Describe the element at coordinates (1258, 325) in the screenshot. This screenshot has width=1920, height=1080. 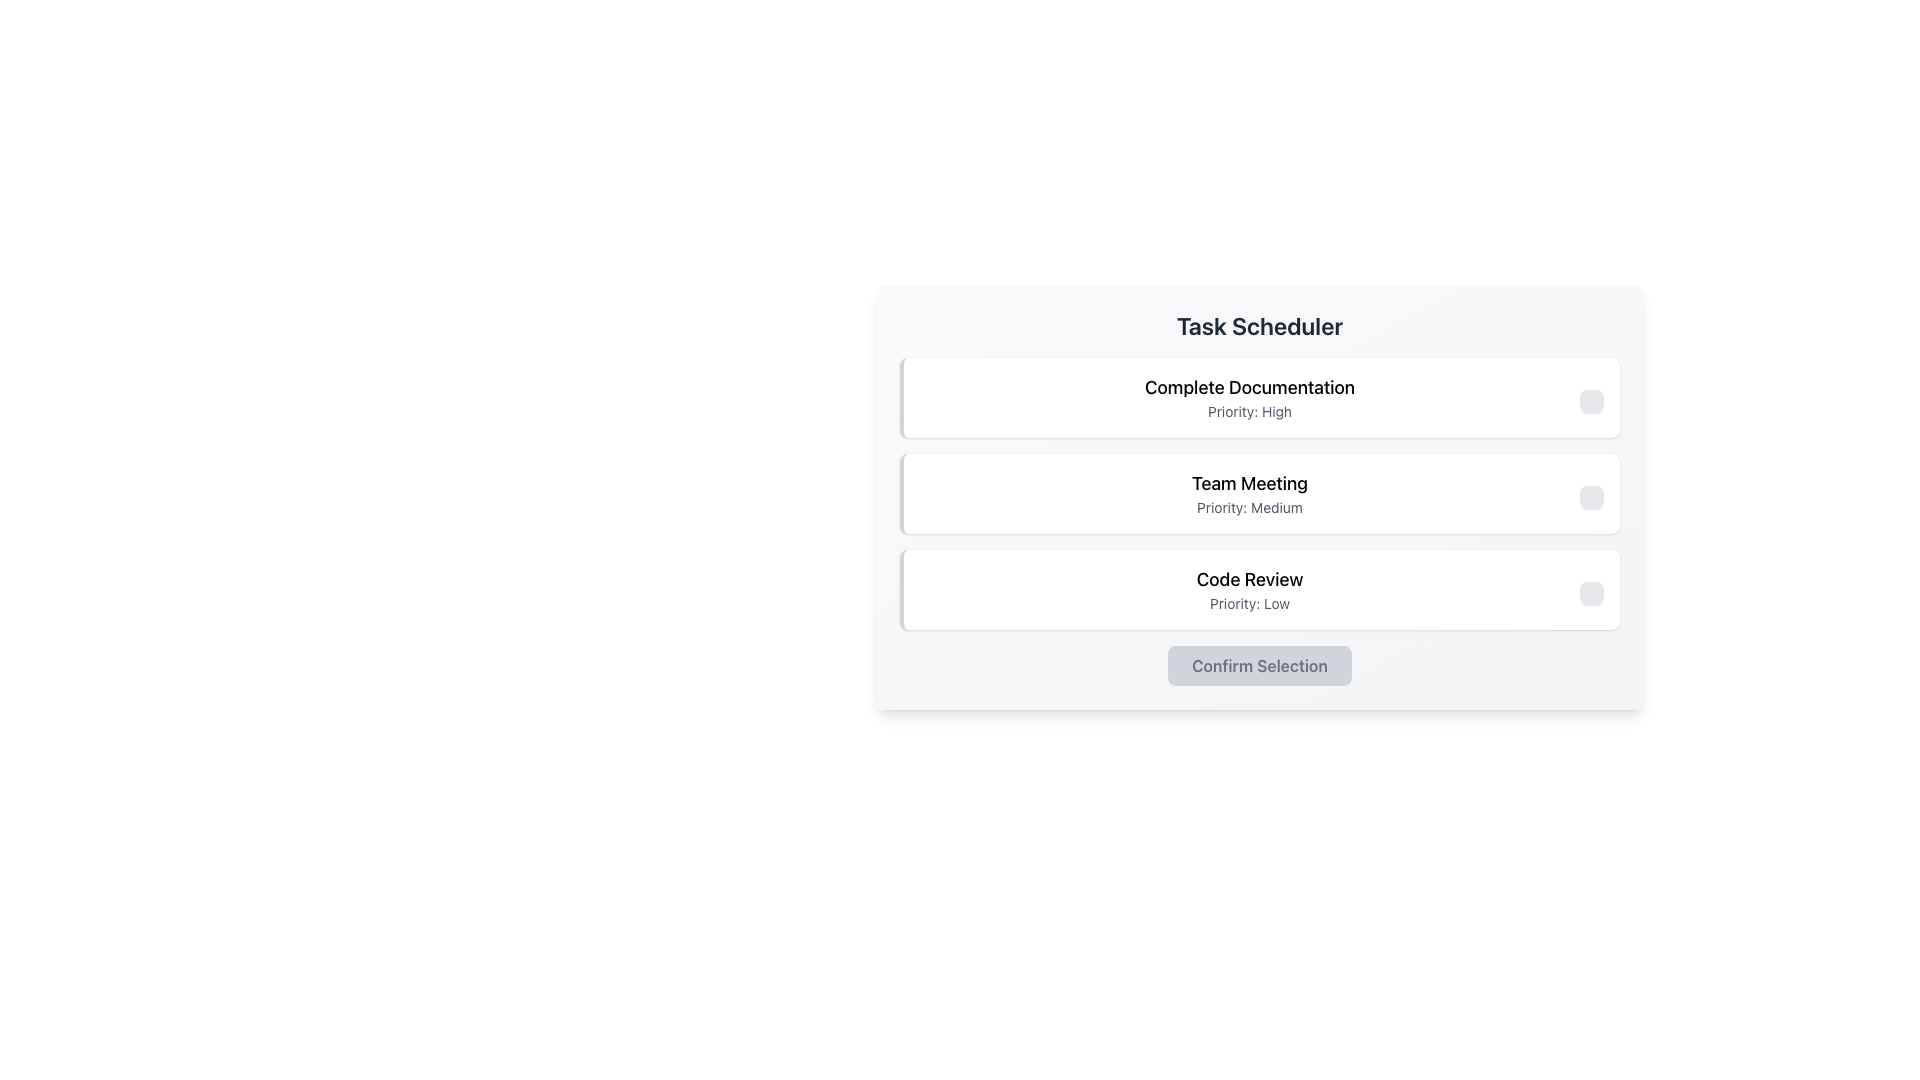
I see `displayed text from the Text Label, which serves as the title for the task scheduling interface located at the top center of the panel` at that location.